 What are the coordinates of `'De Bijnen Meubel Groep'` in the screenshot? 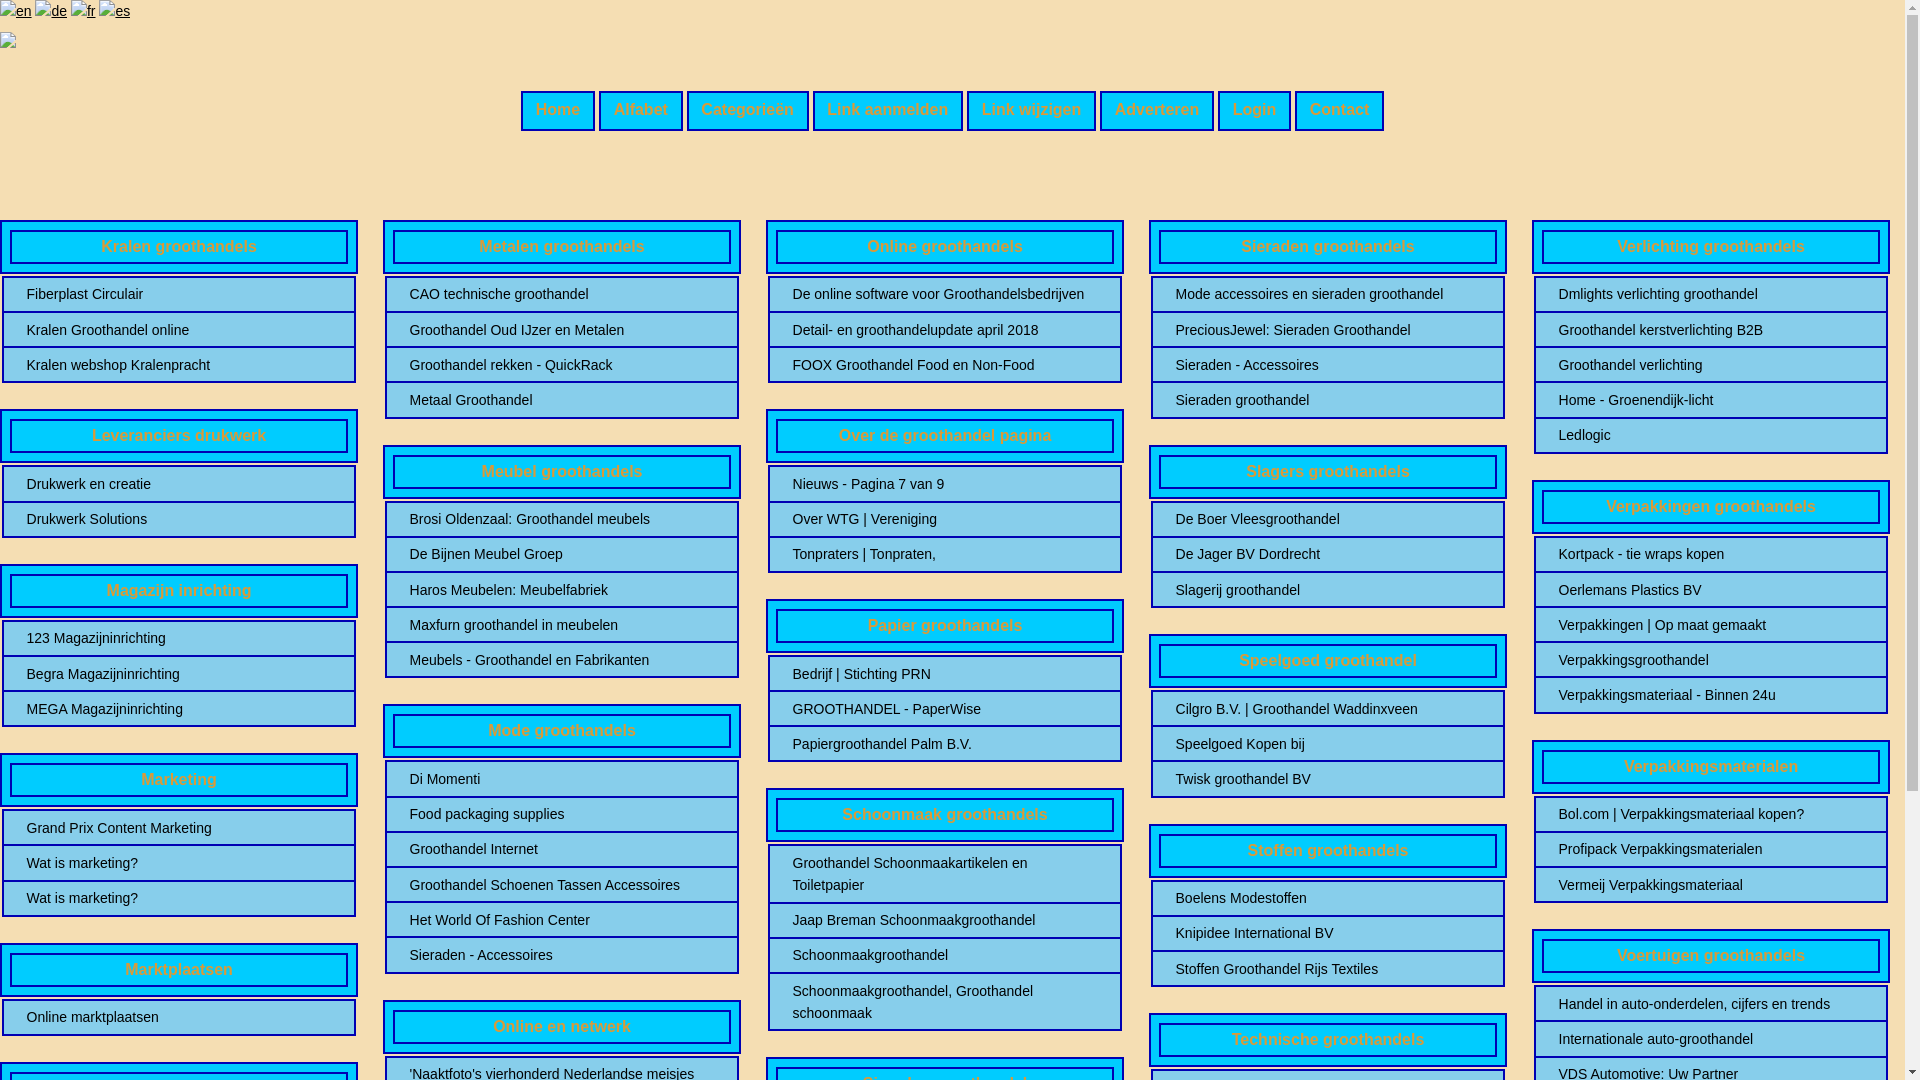 It's located at (408, 554).